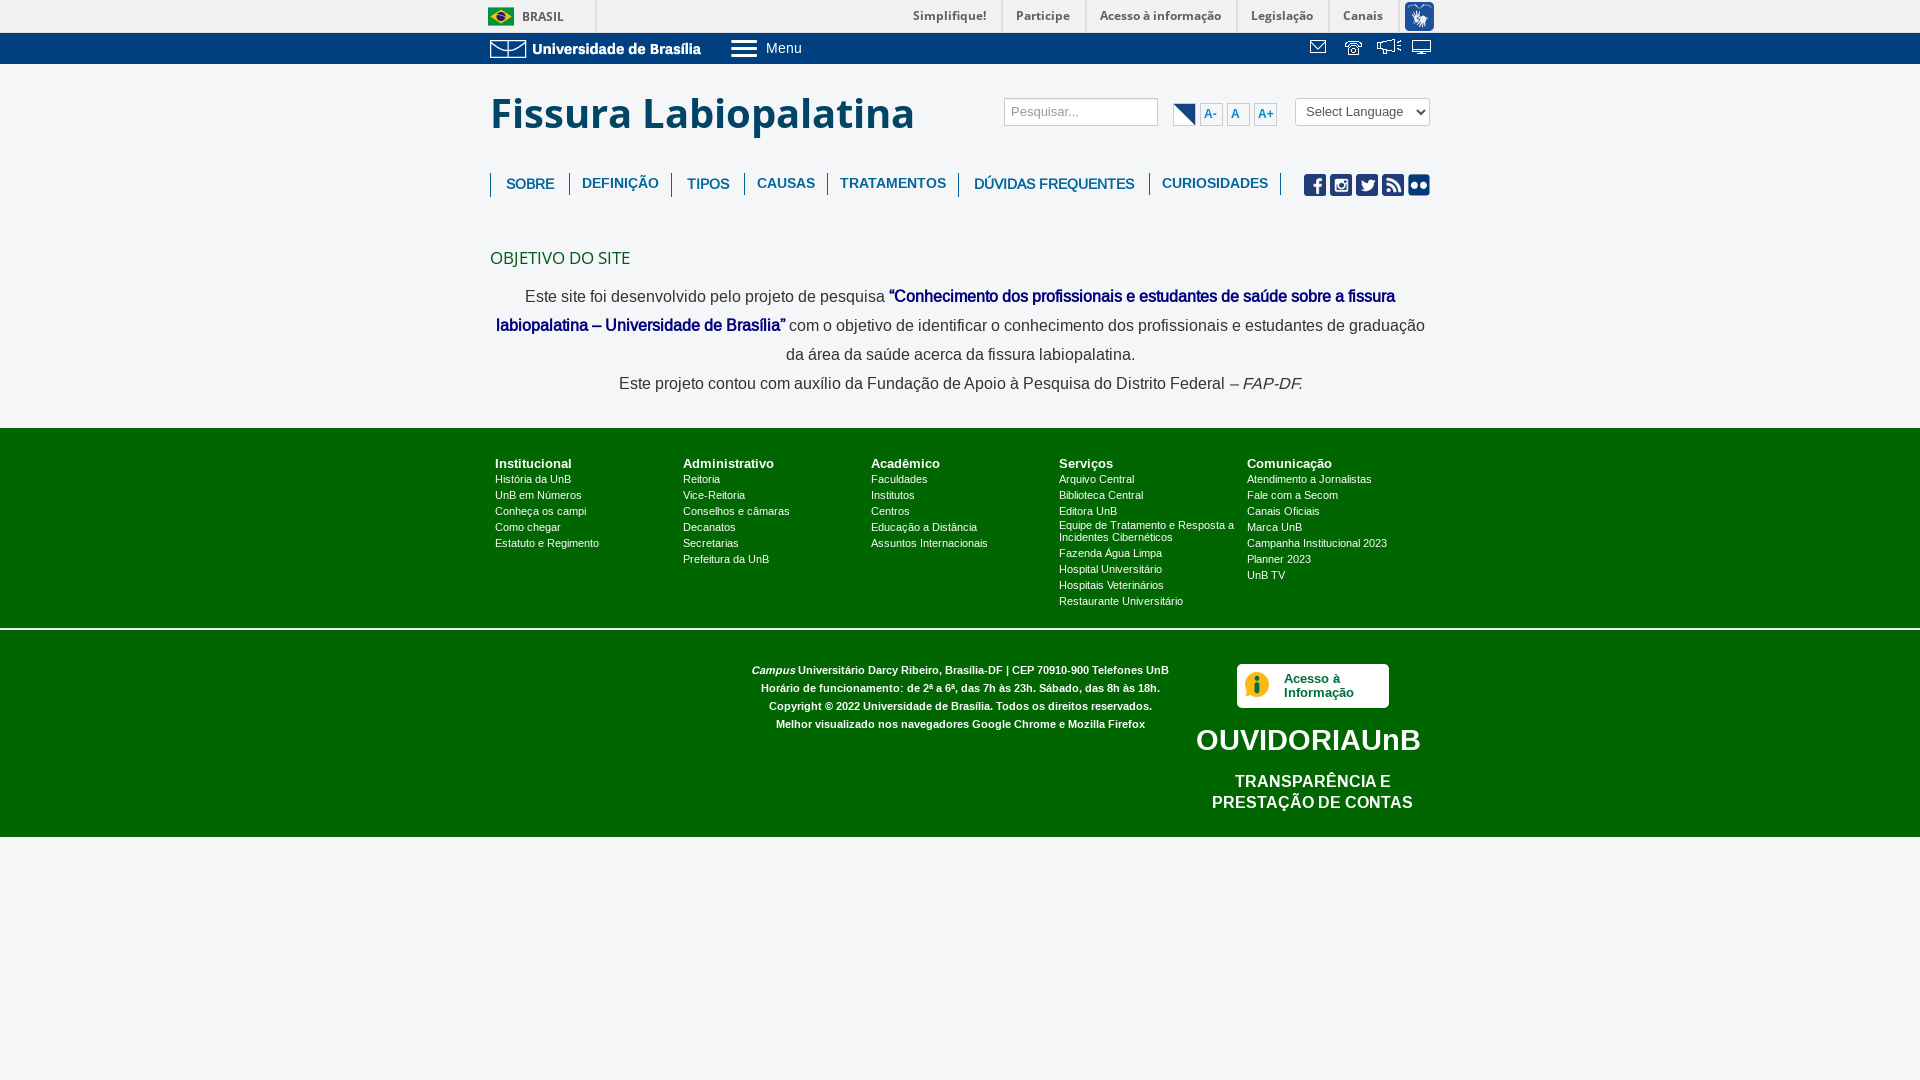  Describe the element at coordinates (1264, 114) in the screenshot. I see `'A+'` at that location.